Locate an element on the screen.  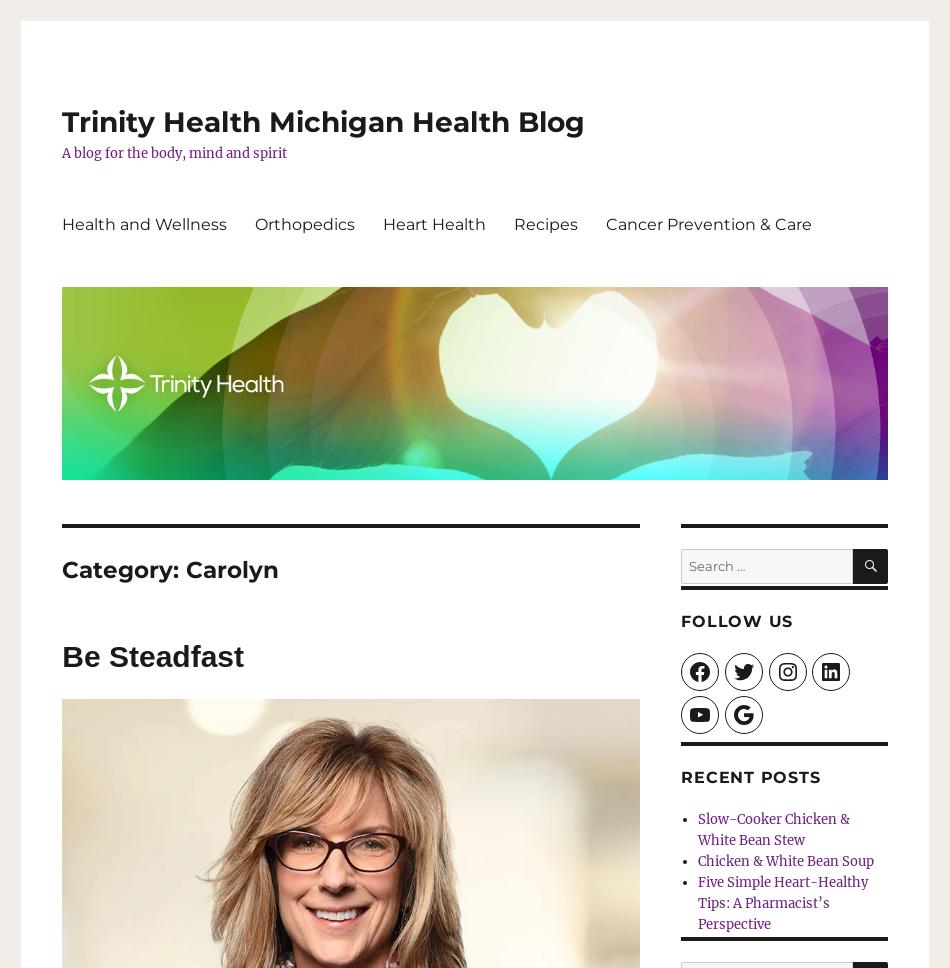
'Follow Us' is located at coordinates (736, 619).